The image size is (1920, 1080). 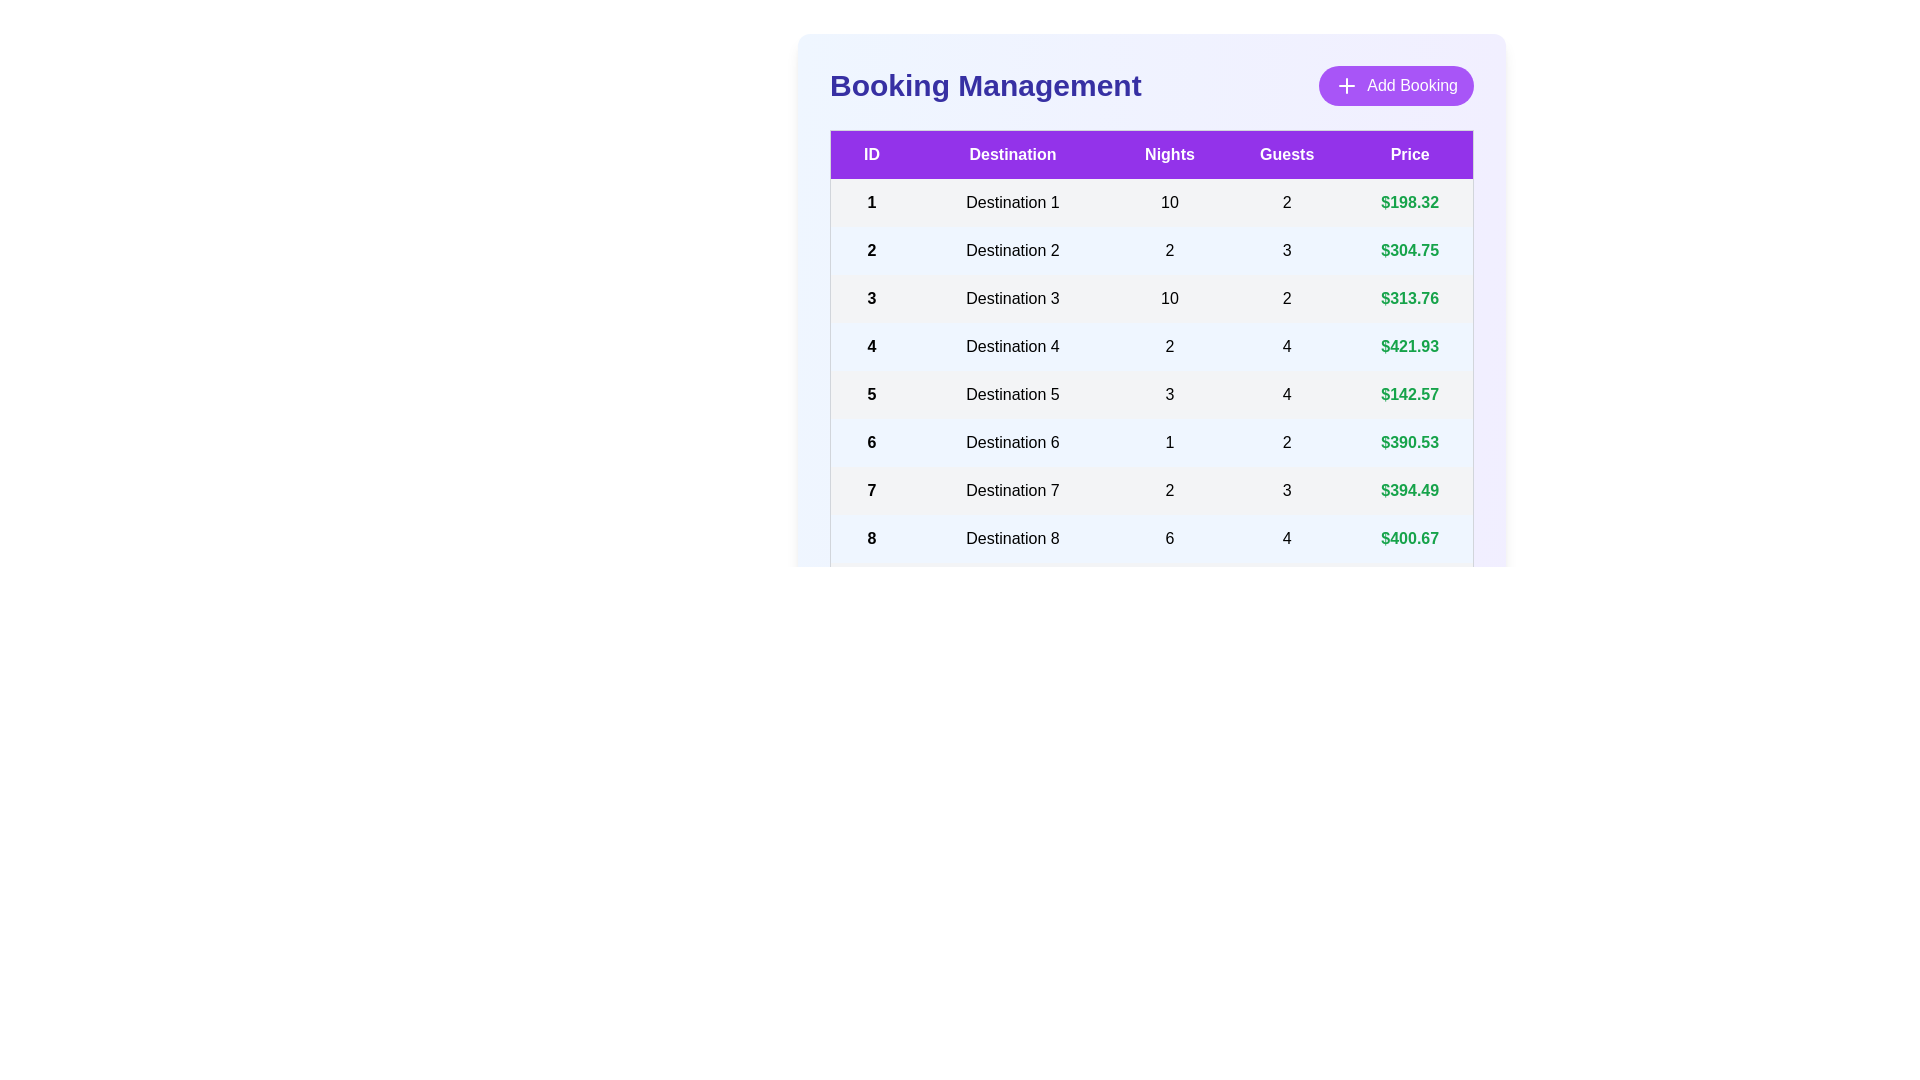 What do you see at coordinates (1409, 153) in the screenshot?
I see `the column header Price to sort the table by that column` at bounding box center [1409, 153].